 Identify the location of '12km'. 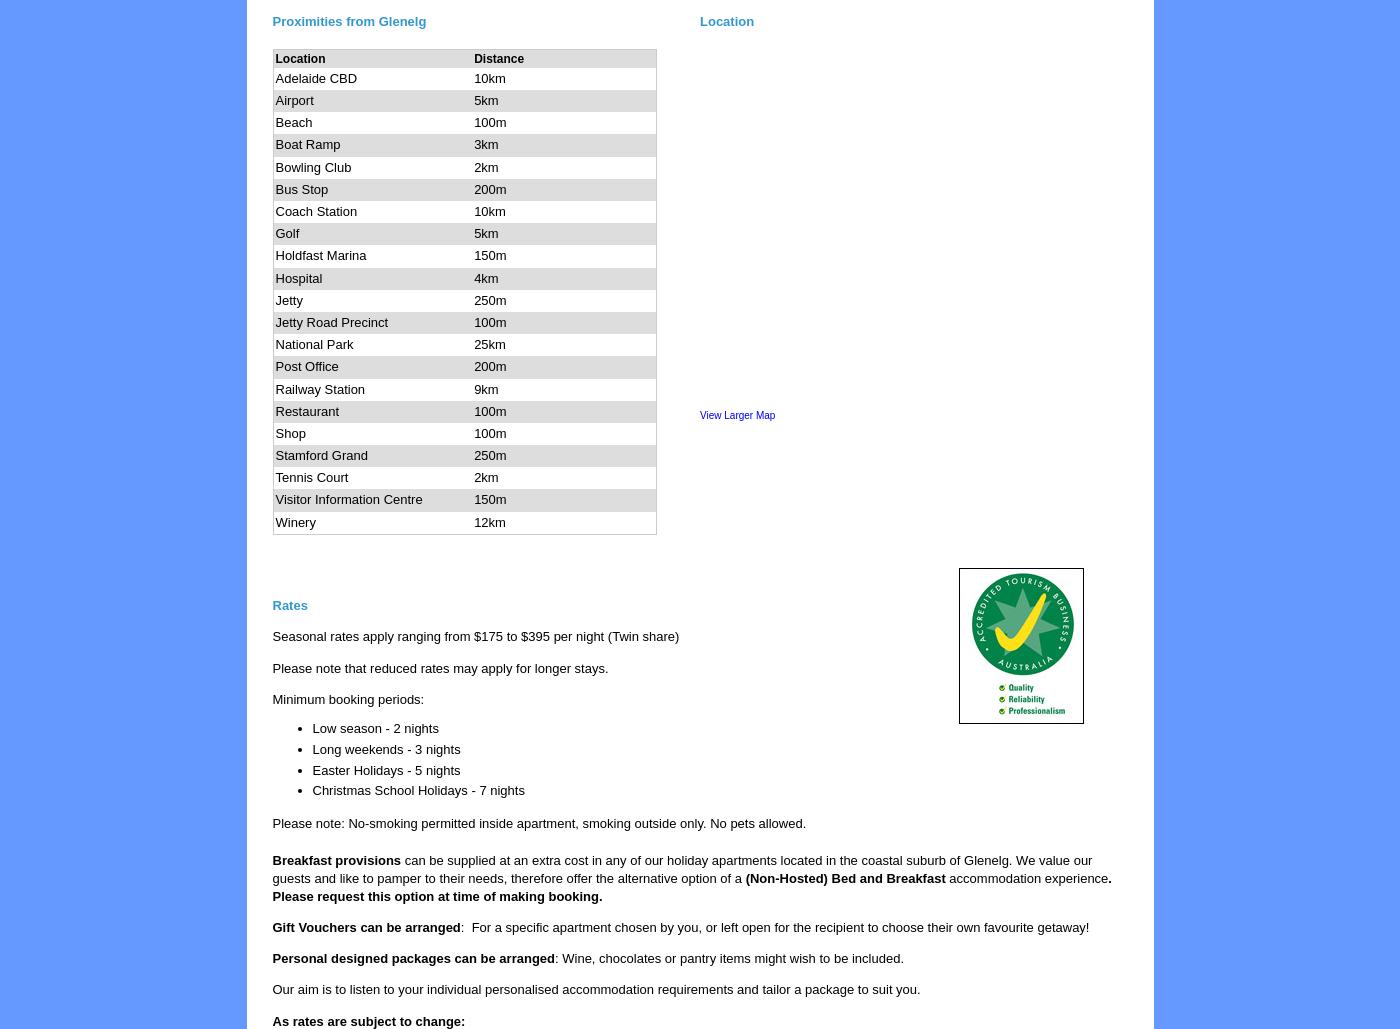
(489, 520).